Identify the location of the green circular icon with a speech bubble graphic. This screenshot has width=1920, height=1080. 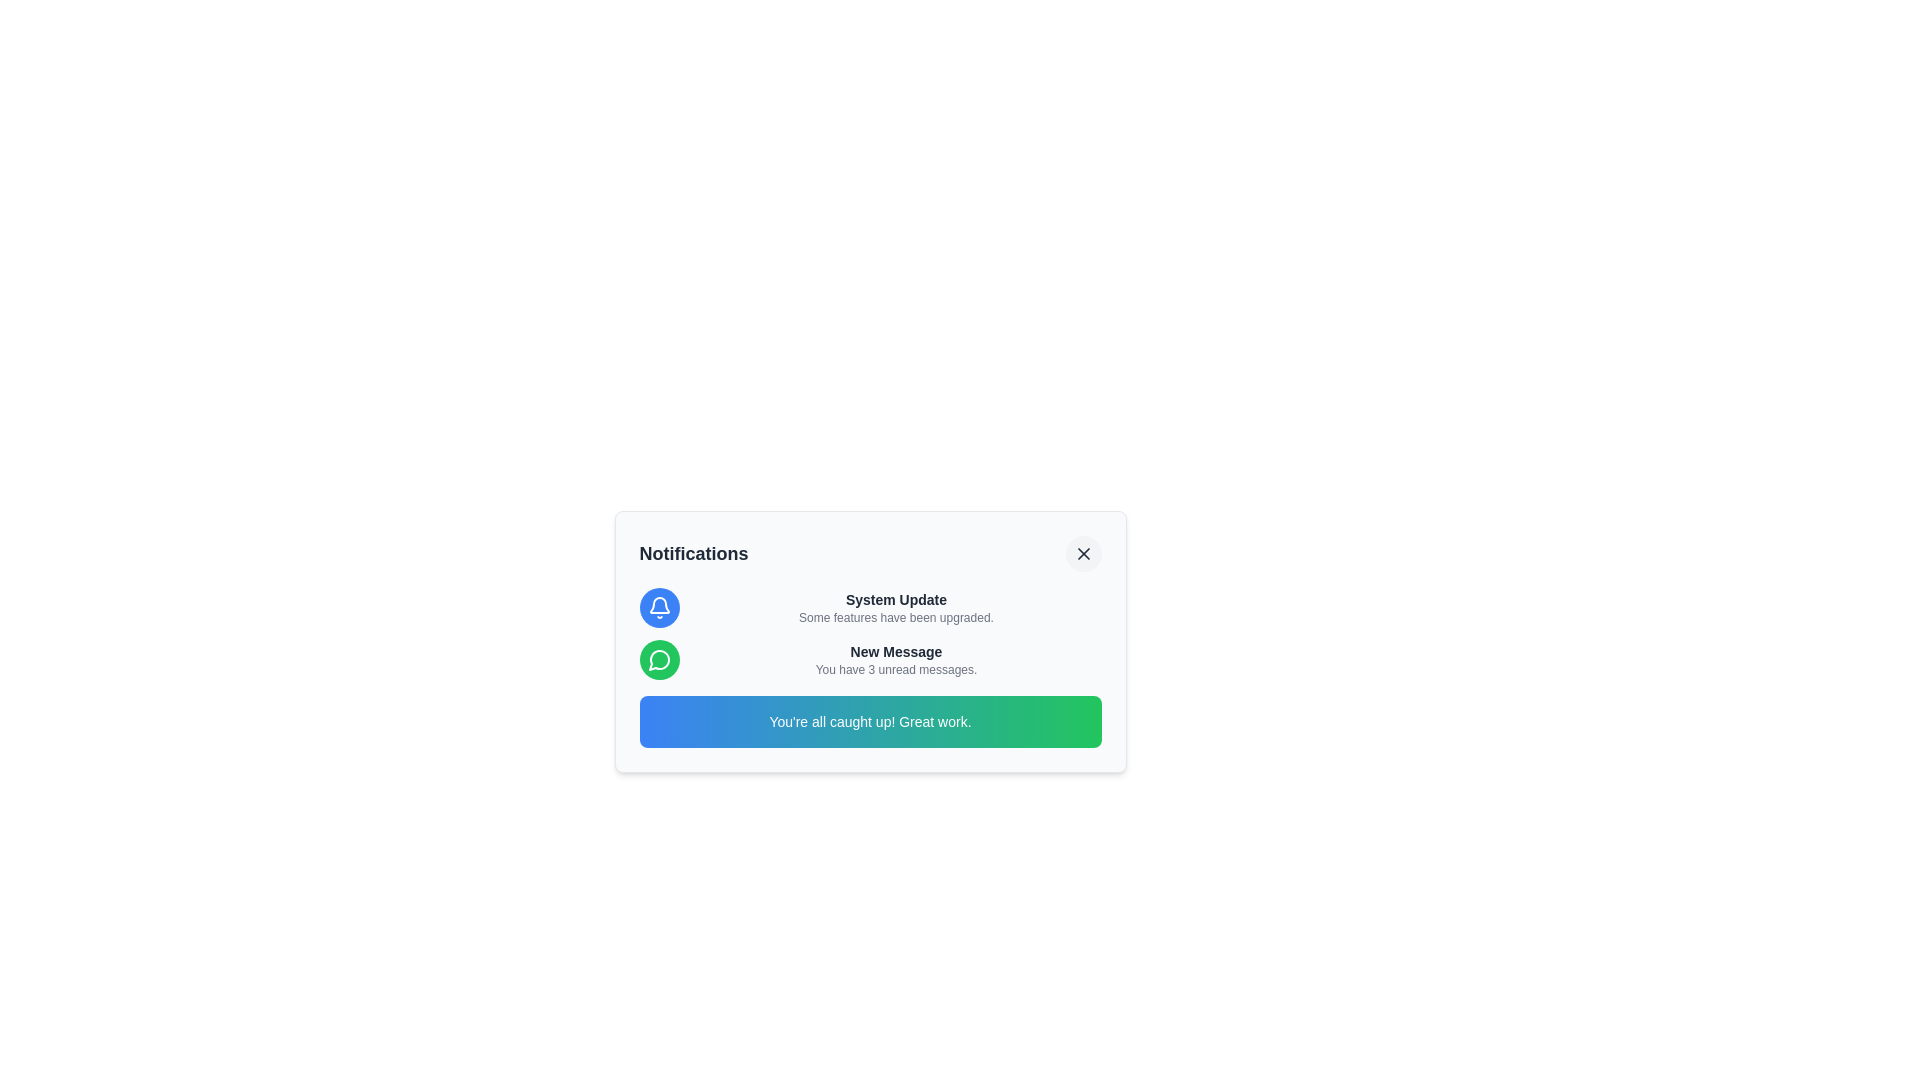
(659, 659).